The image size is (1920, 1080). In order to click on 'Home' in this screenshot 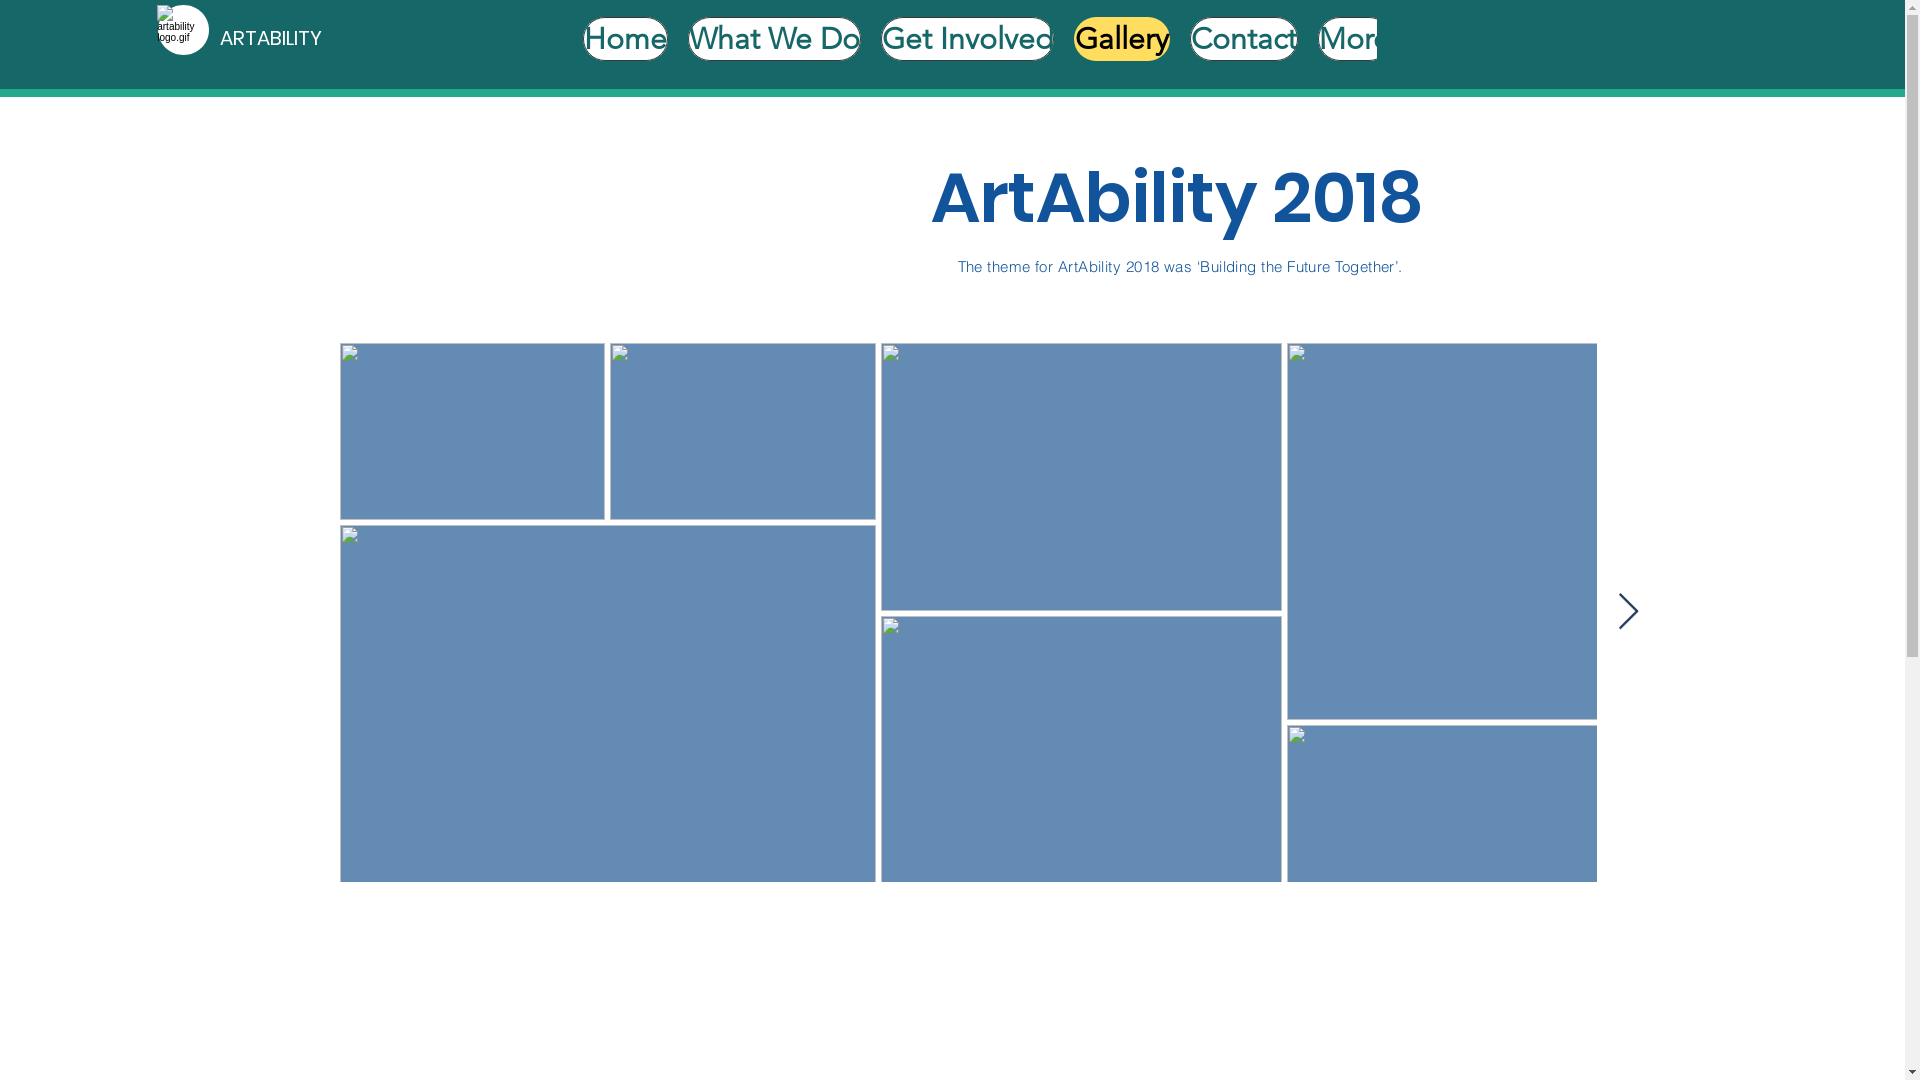, I will do `click(581, 44)`.